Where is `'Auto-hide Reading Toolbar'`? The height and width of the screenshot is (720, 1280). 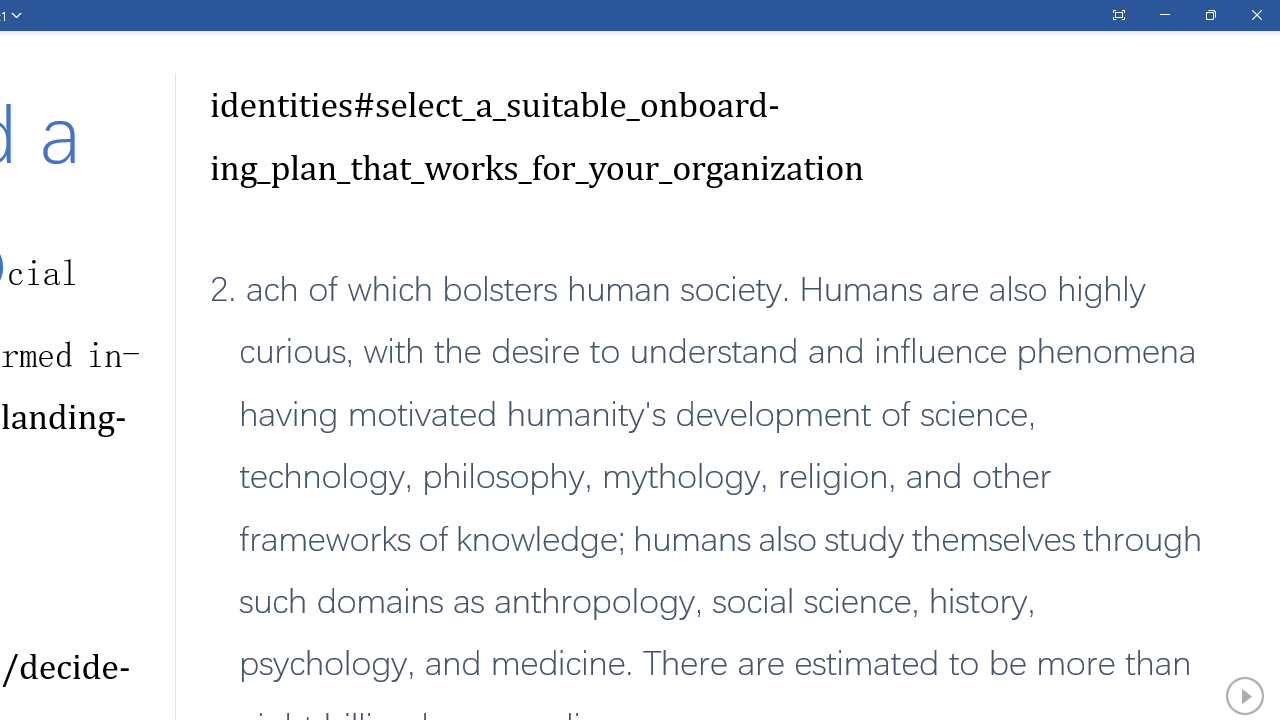 'Auto-hide Reading Toolbar' is located at coordinates (1117, 15).